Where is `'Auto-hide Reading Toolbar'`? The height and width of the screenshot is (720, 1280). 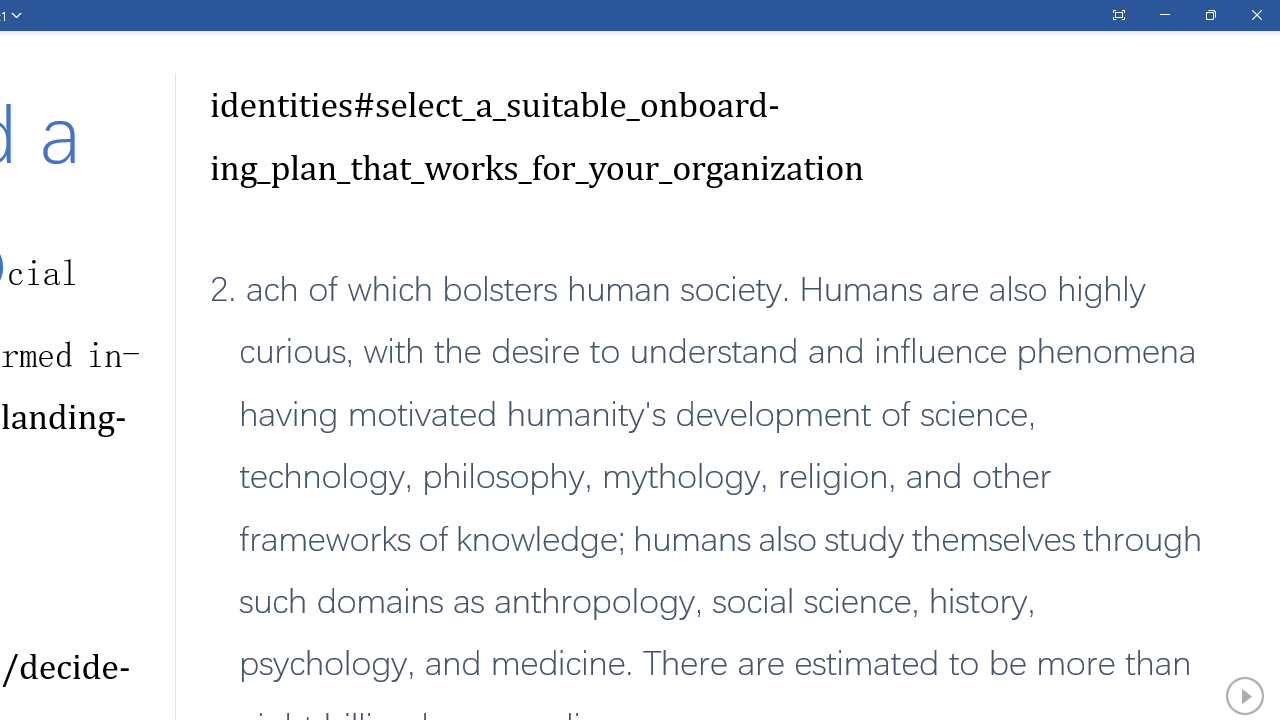 'Auto-hide Reading Toolbar' is located at coordinates (1117, 15).